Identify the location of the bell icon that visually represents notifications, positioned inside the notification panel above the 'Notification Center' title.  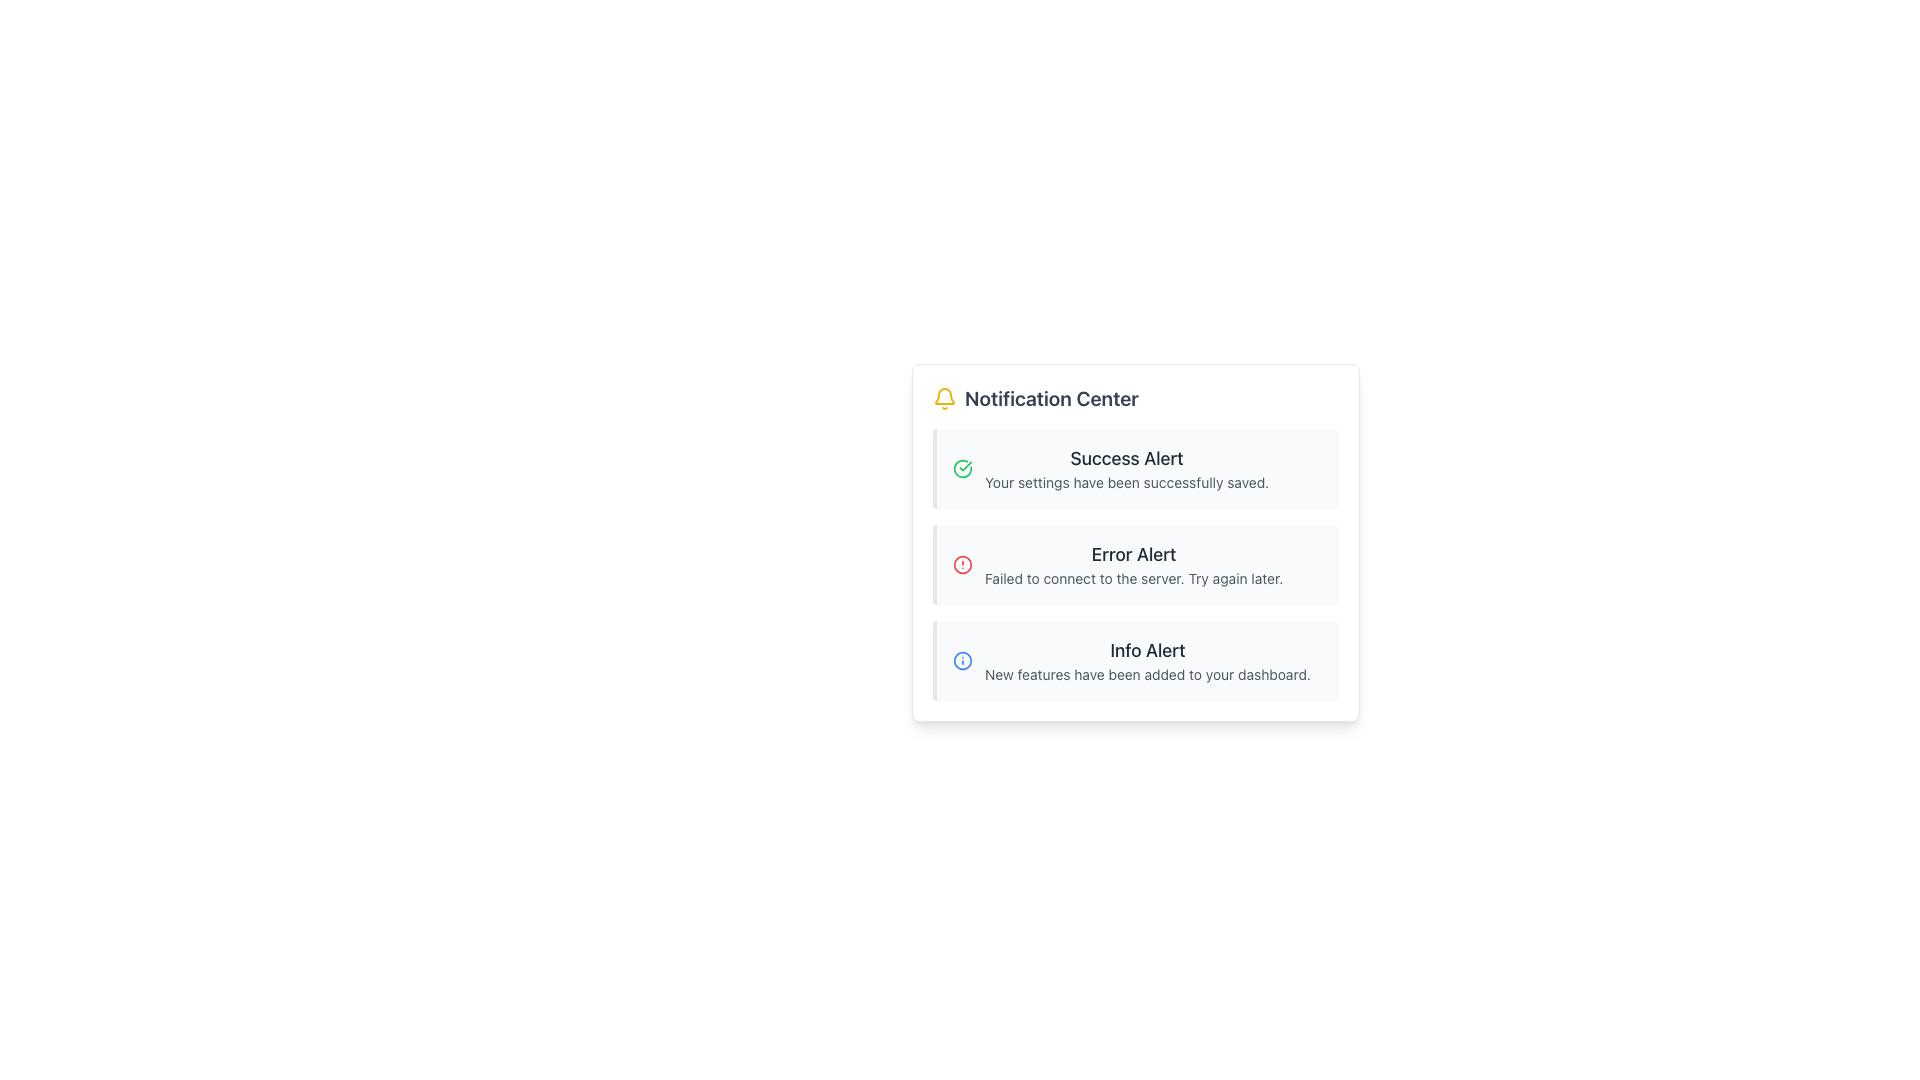
(944, 396).